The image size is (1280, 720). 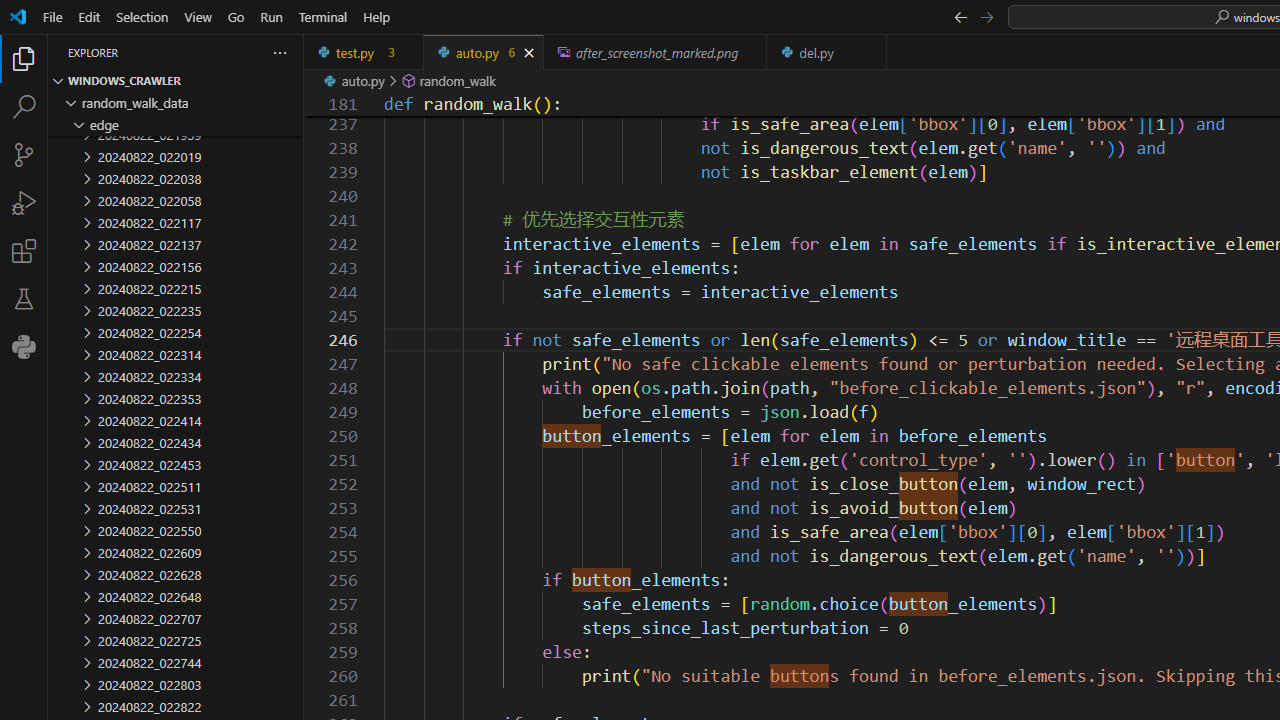 What do you see at coordinates (827, 51) in the screenshot?
I see `'del.py'` at bounding box center [827, 51].